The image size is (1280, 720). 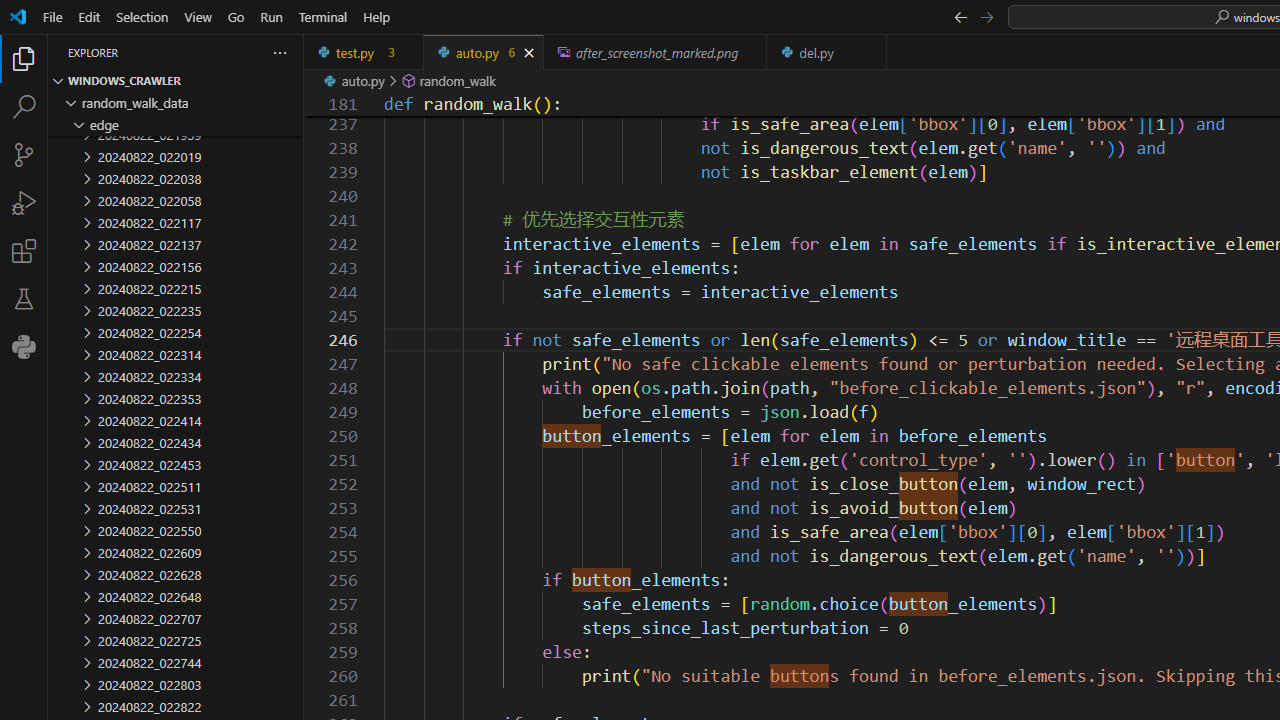 What do you see at coordinates (827, 51) in the screenshot?
I see `'del.py'` at bounding box center [827, 51].